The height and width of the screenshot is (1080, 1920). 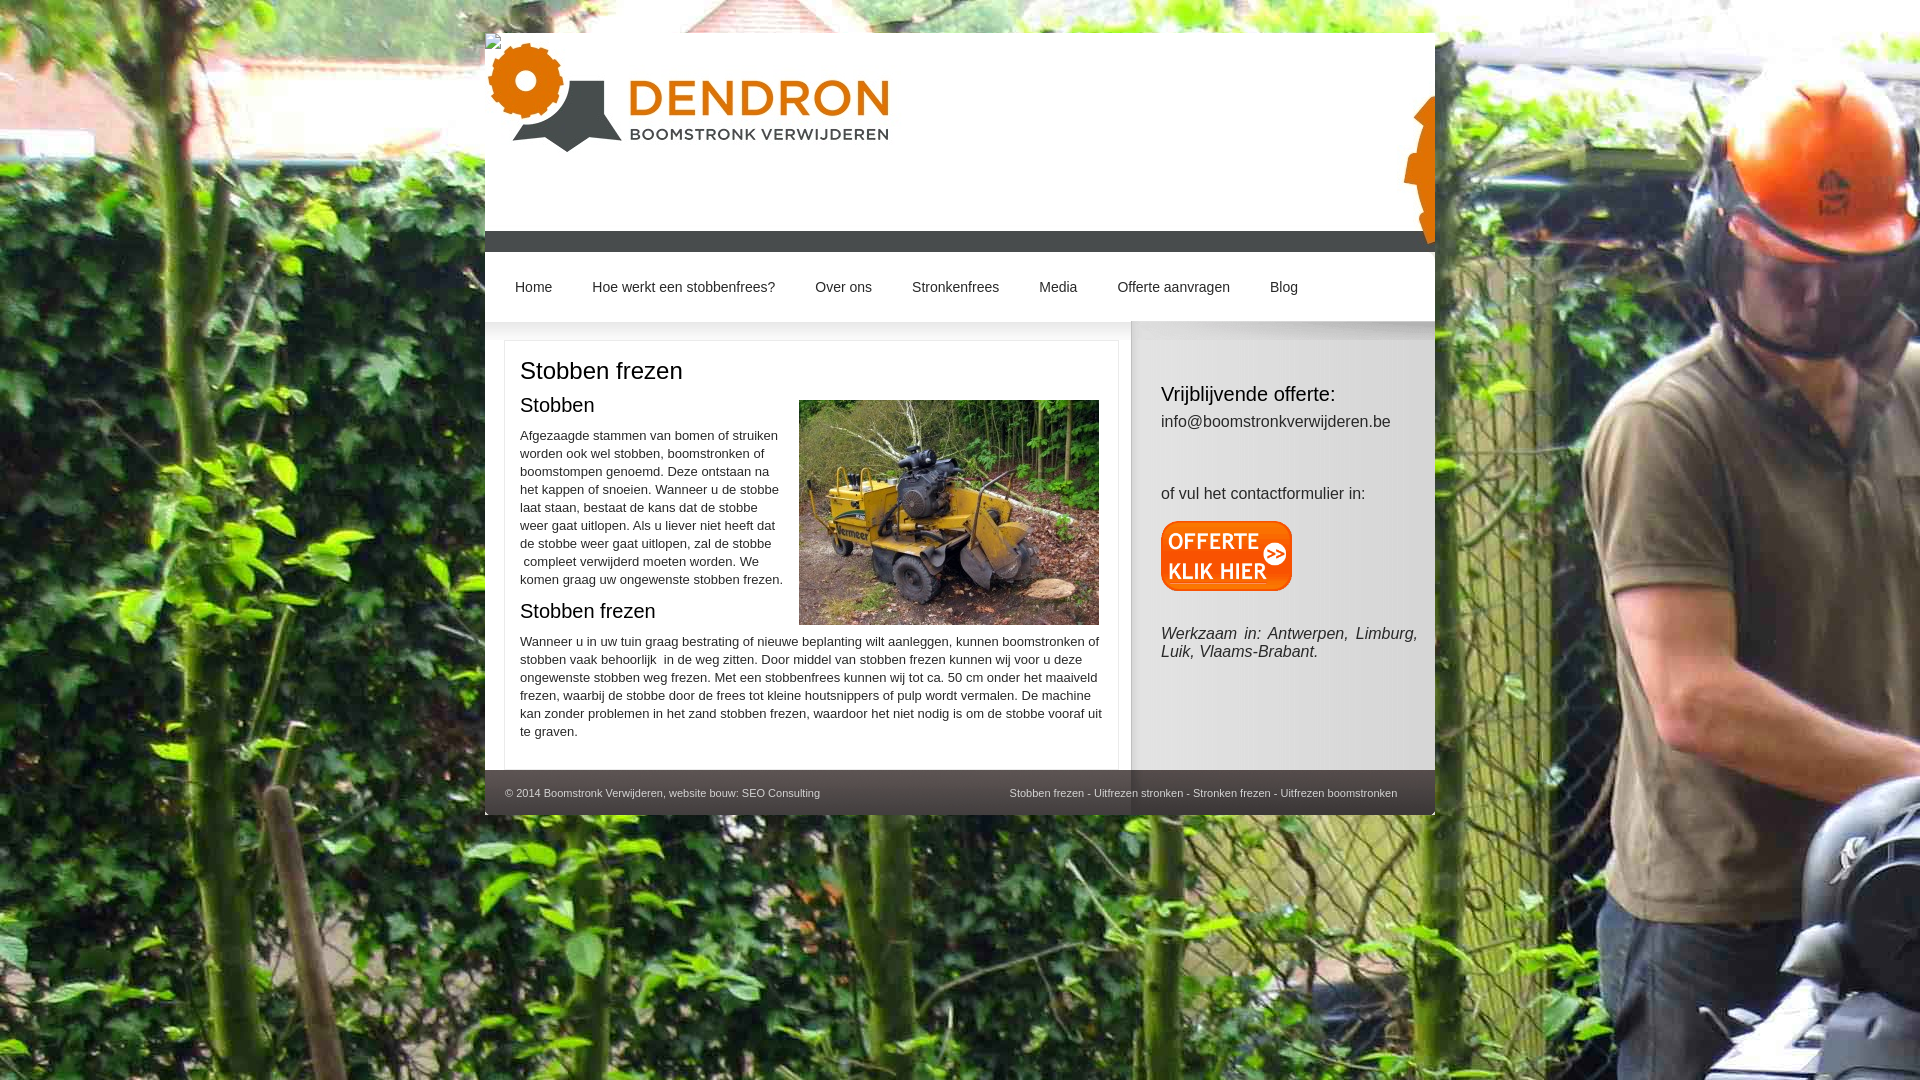 I want to click on 'Home', so click(x=494, y=285).